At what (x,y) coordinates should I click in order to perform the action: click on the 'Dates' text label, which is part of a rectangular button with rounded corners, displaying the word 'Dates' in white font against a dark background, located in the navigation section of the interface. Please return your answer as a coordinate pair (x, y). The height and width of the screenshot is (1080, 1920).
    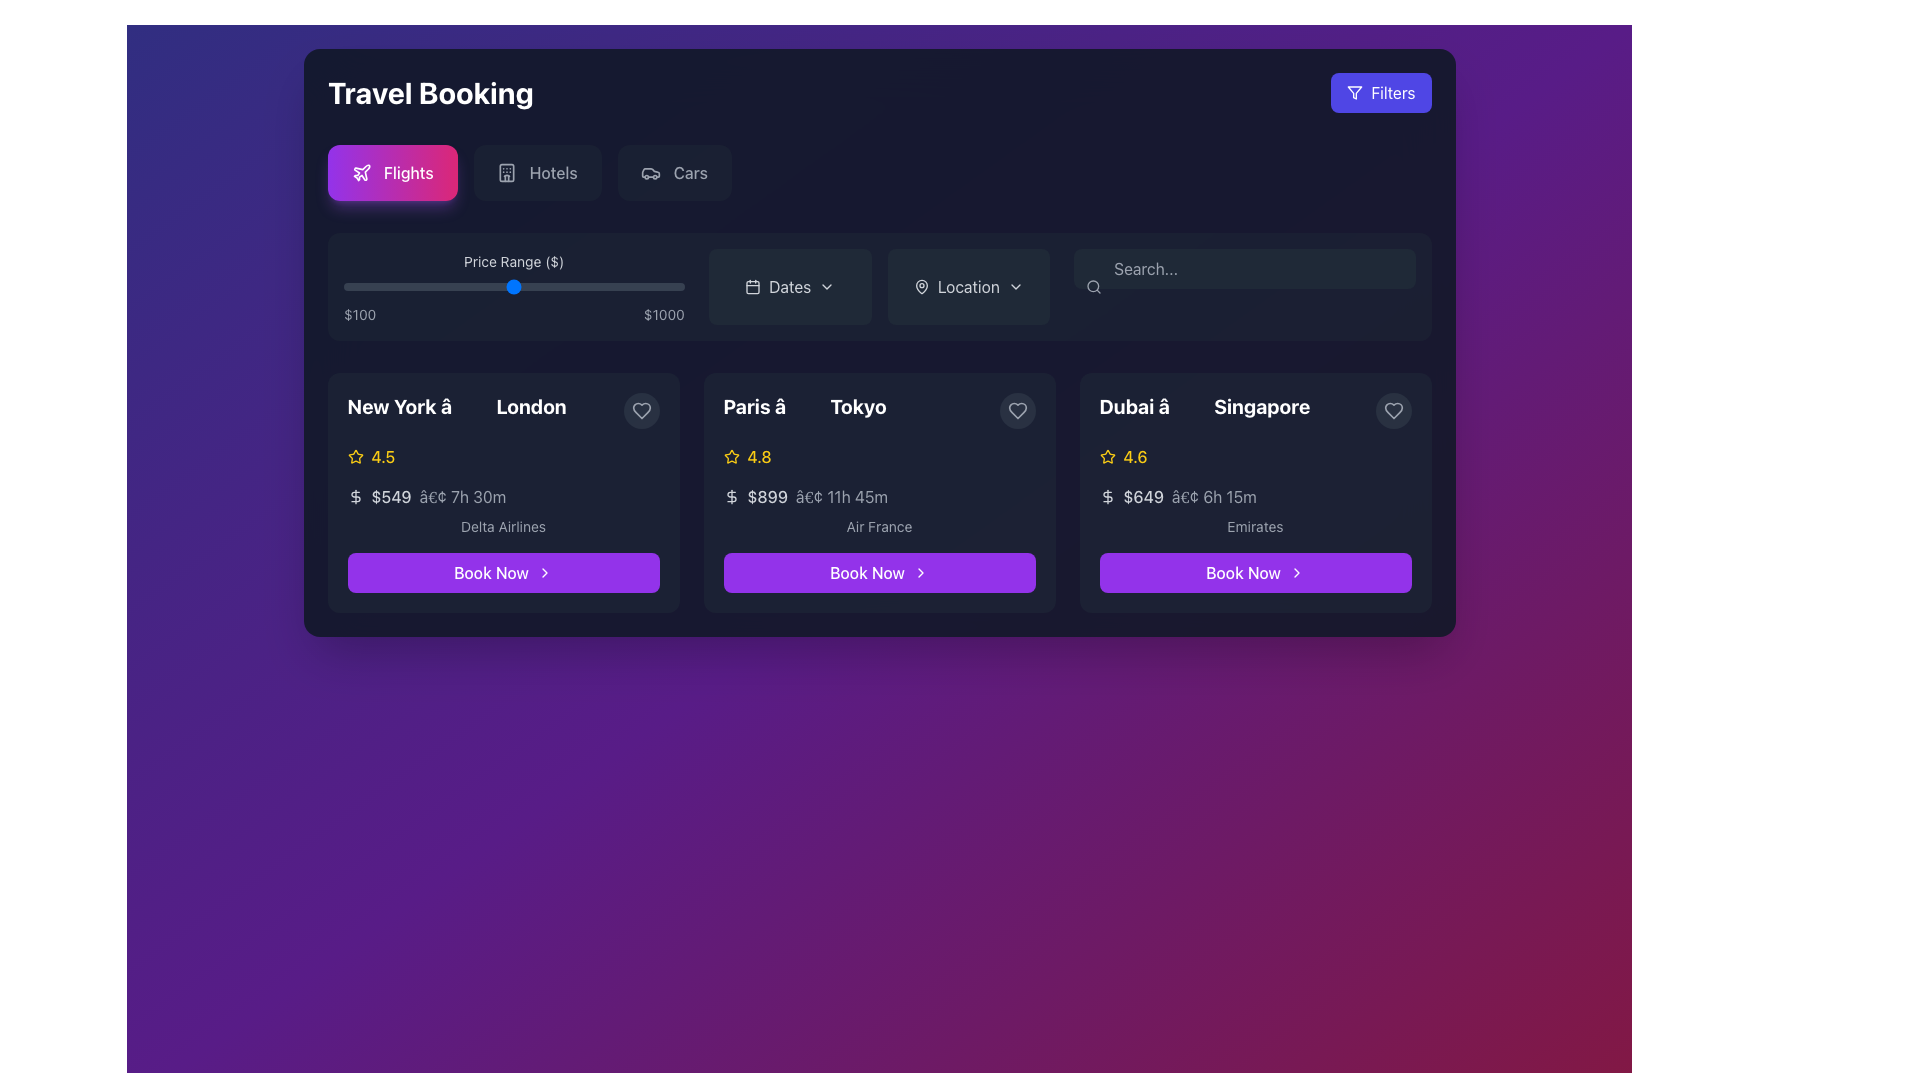
    Looking at the image, I should click on (789, 286).